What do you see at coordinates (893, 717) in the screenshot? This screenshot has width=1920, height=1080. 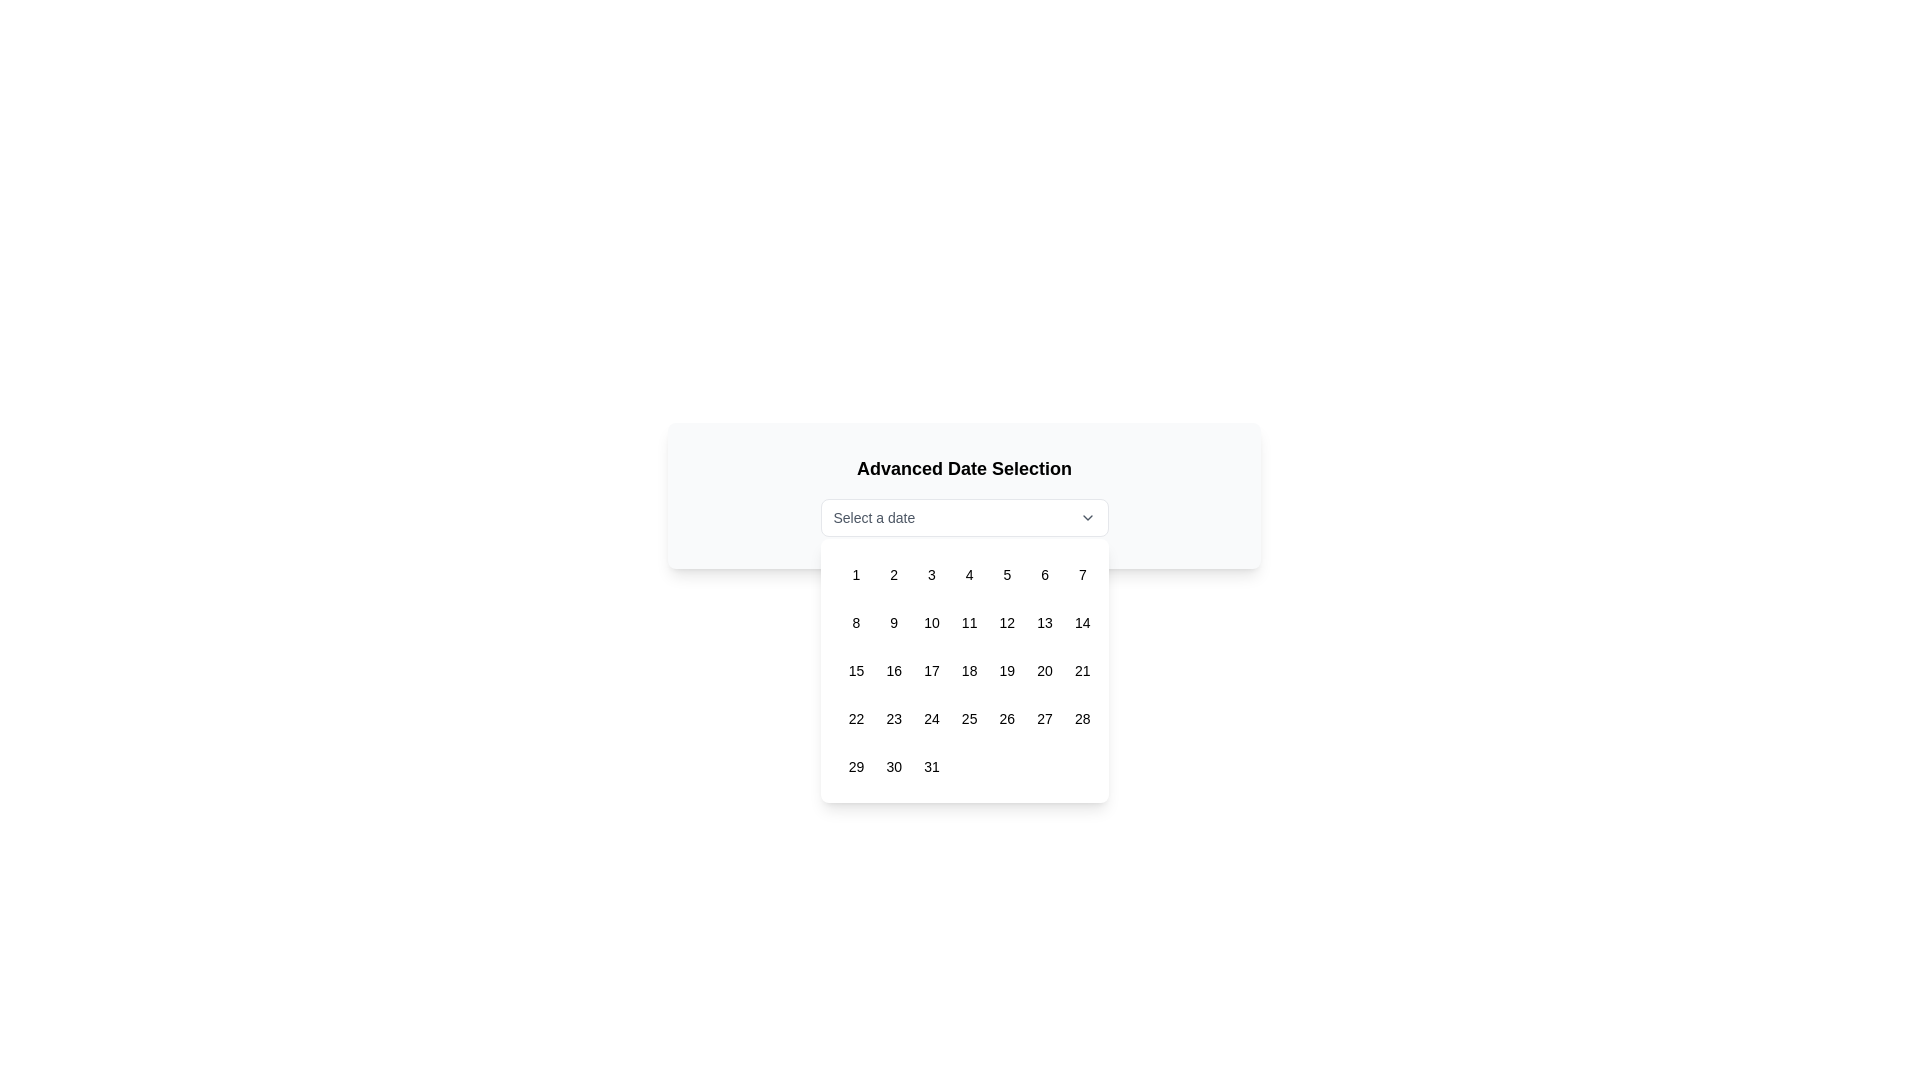 I see `the button displaying '23' in bold font, located in the fourth row, second column of the date-picker layout under the 'Advanced Date Selection' header to change its background color` at bounding box center [893, 717].